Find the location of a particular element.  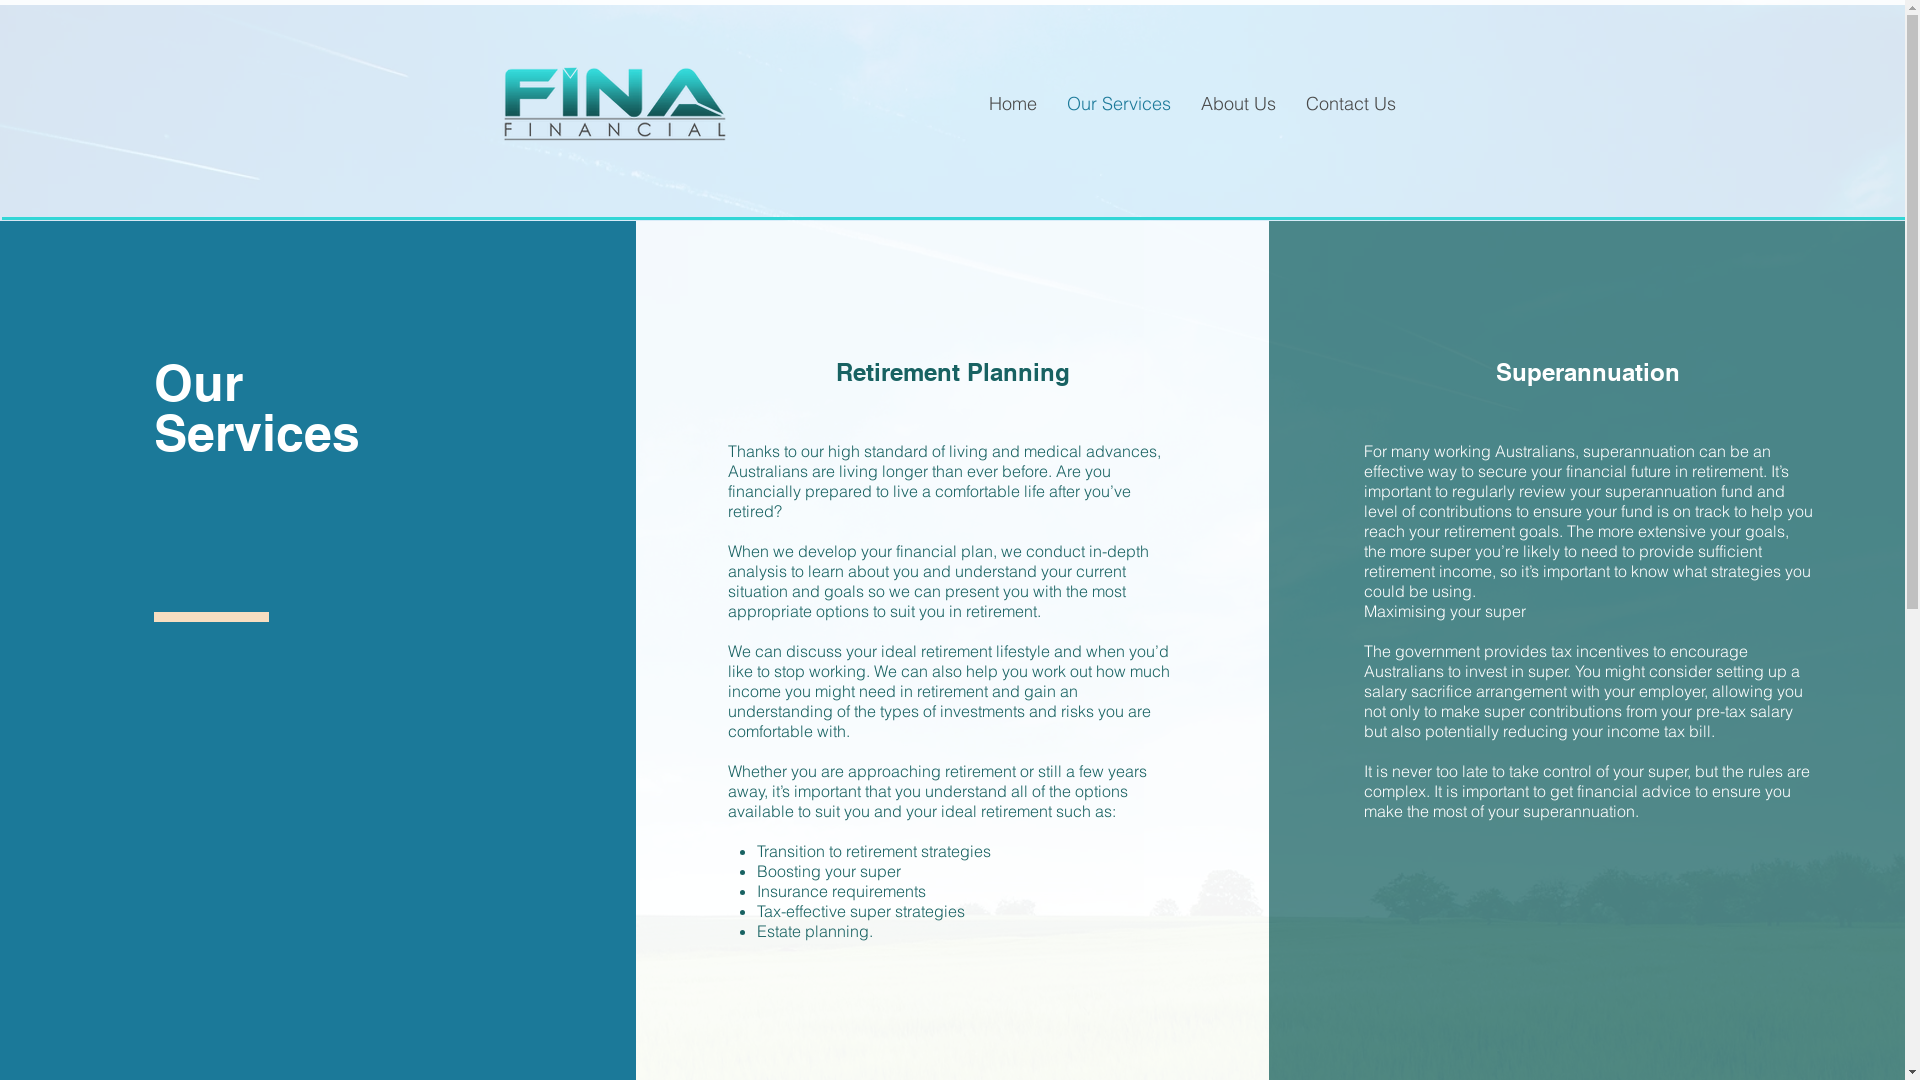

'Contact Us' is located at coordinates (1349, 104).